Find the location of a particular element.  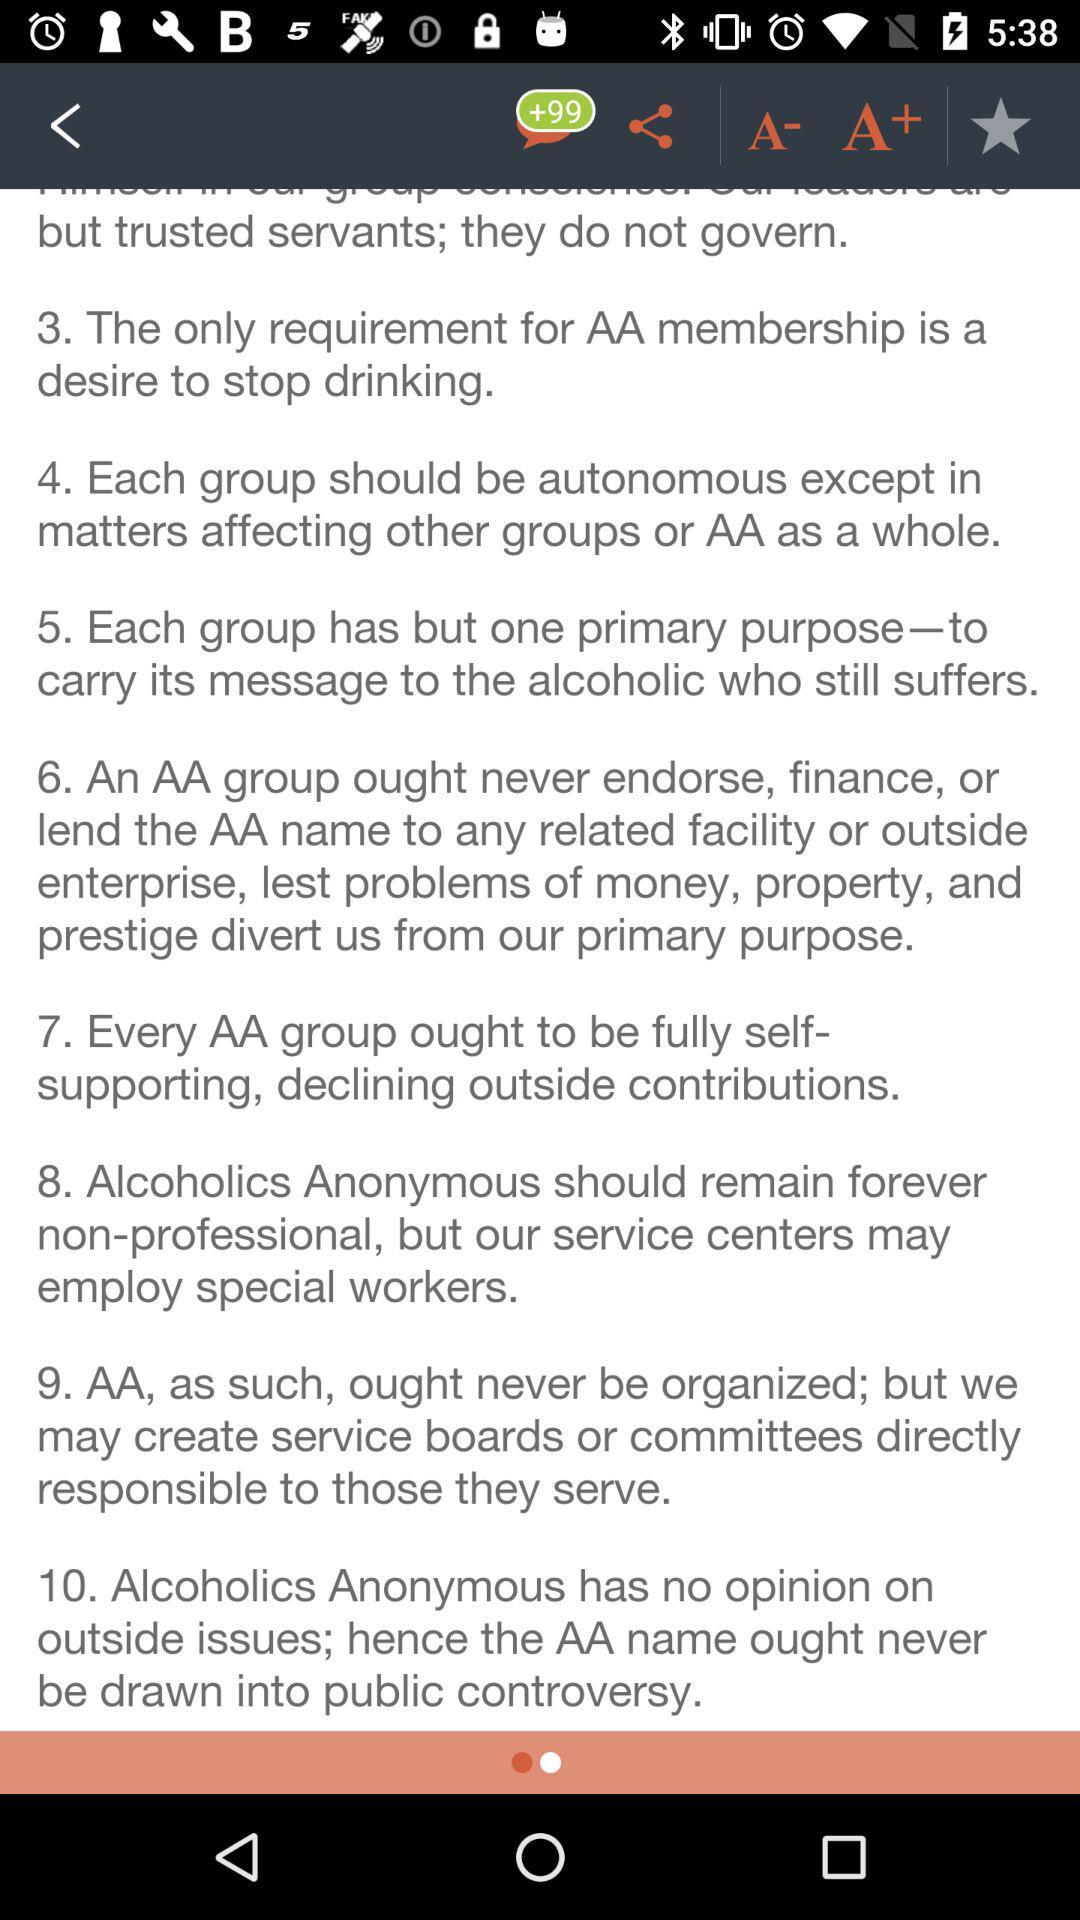

share option is located at coordinates (654, 124).